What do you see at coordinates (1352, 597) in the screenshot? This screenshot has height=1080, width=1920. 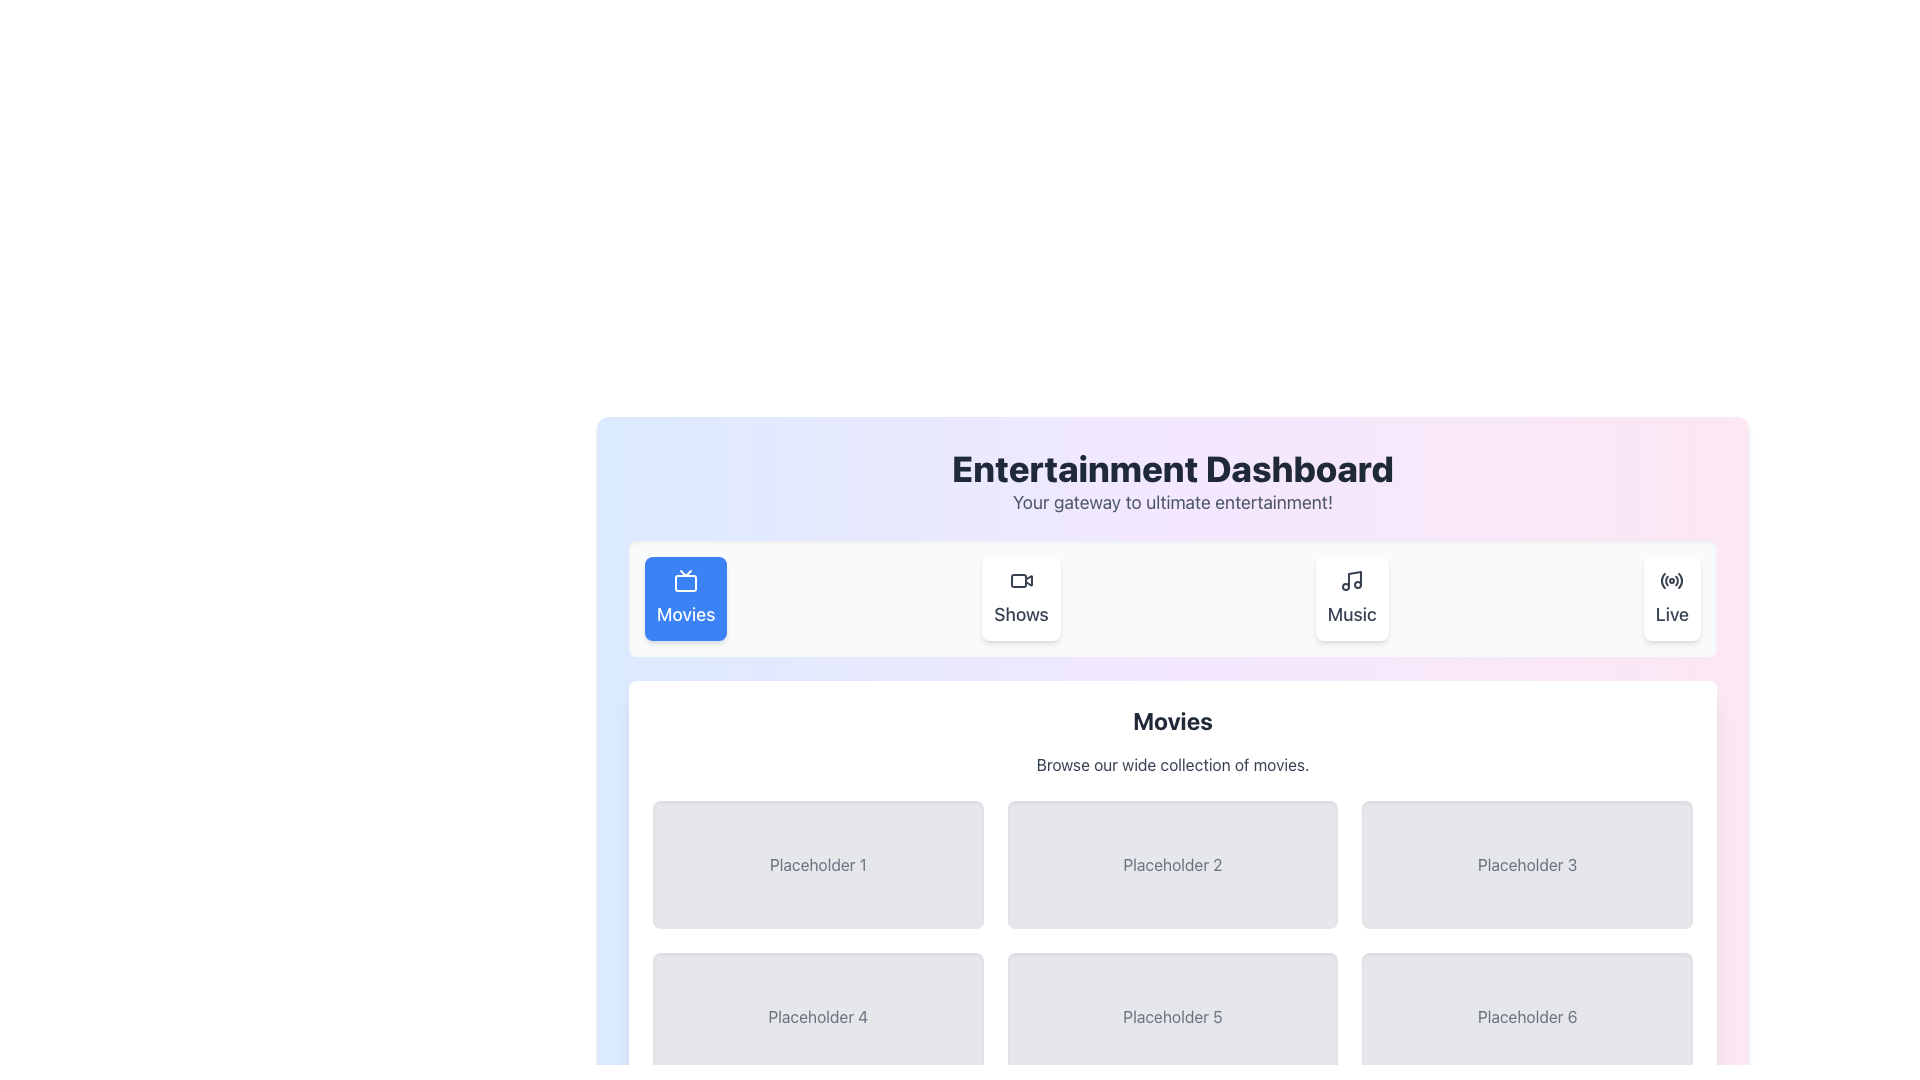 I see `the 'Music' button, which features a musical note icon and is the third button in a group of four on the 'Entertainment Dashboard'` at bounding box center [1352, 597].